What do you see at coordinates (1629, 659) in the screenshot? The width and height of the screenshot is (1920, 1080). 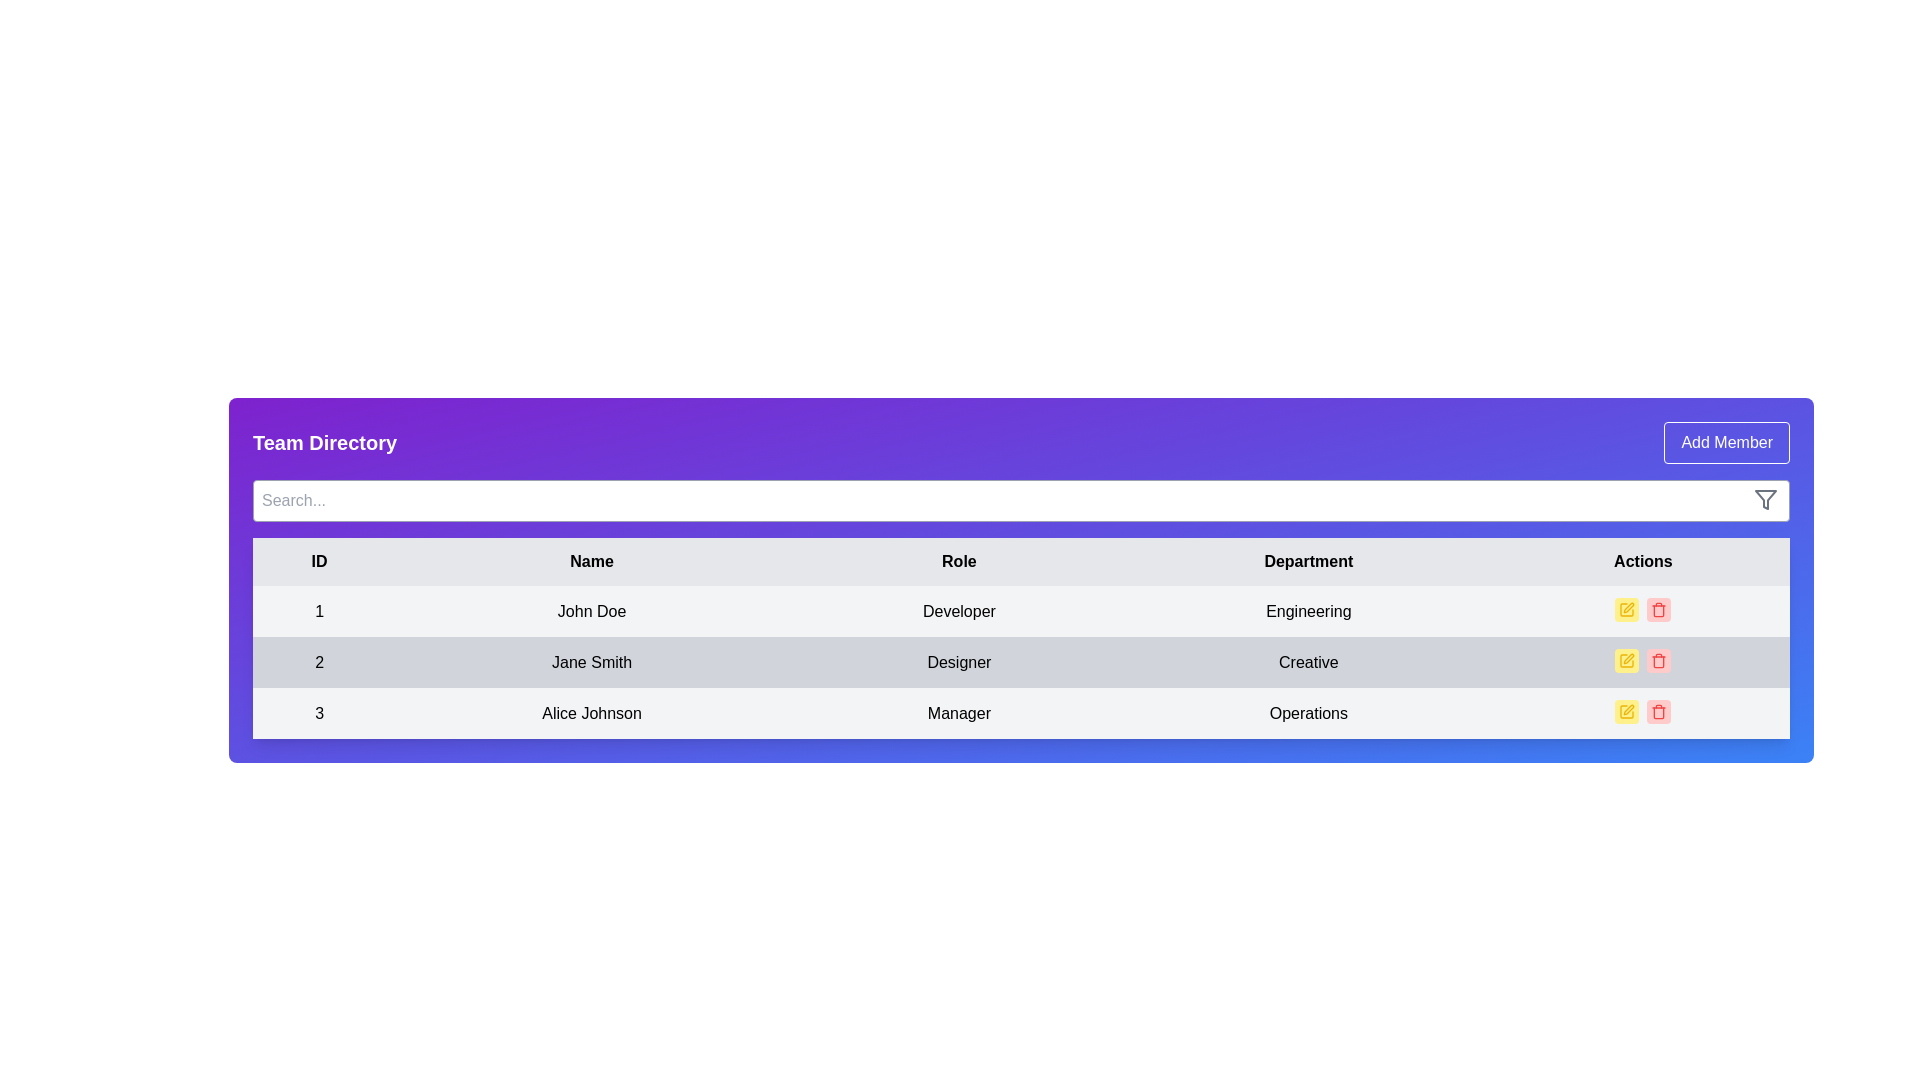 I see `the edit icon in the Actions column for the 'Creative' entry in the table` at bounding box center [1629, 659].